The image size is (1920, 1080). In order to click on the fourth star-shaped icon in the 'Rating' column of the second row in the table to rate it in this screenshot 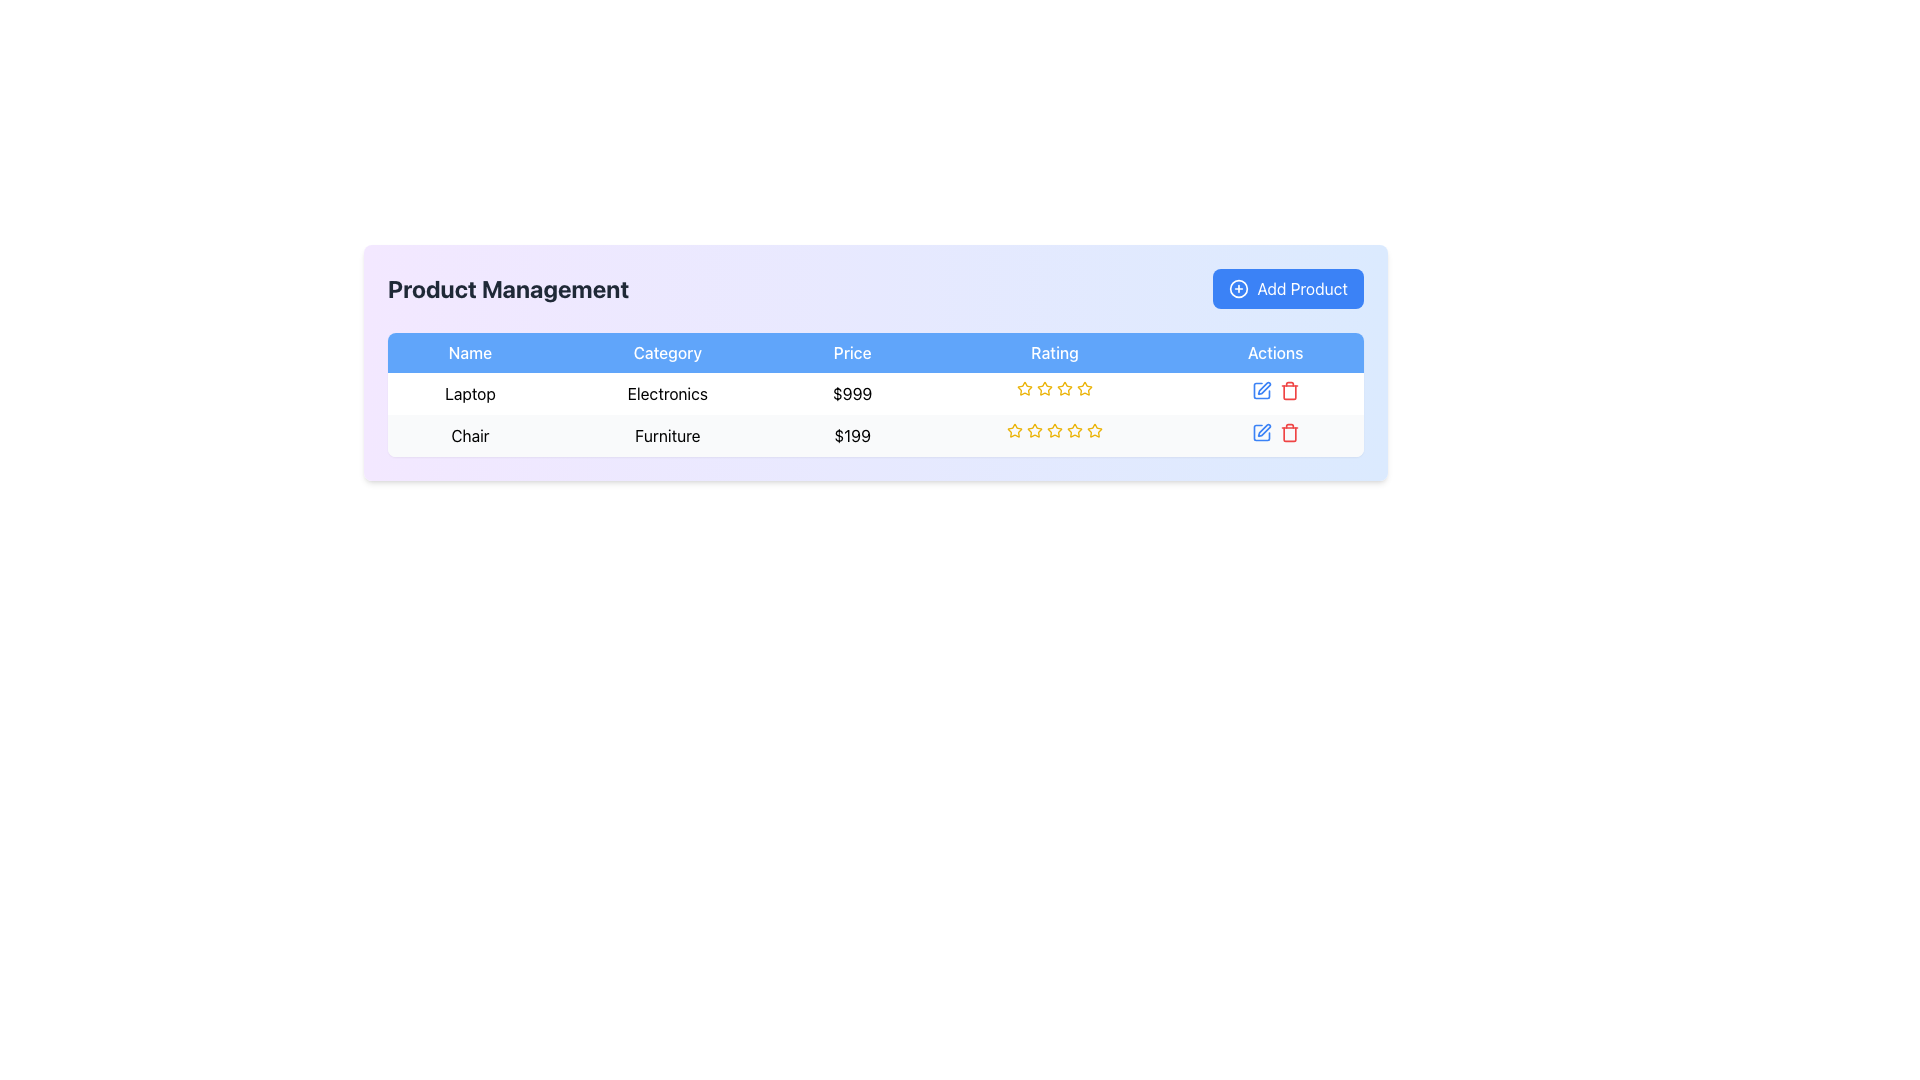, I will do `click(1074, 429)`.